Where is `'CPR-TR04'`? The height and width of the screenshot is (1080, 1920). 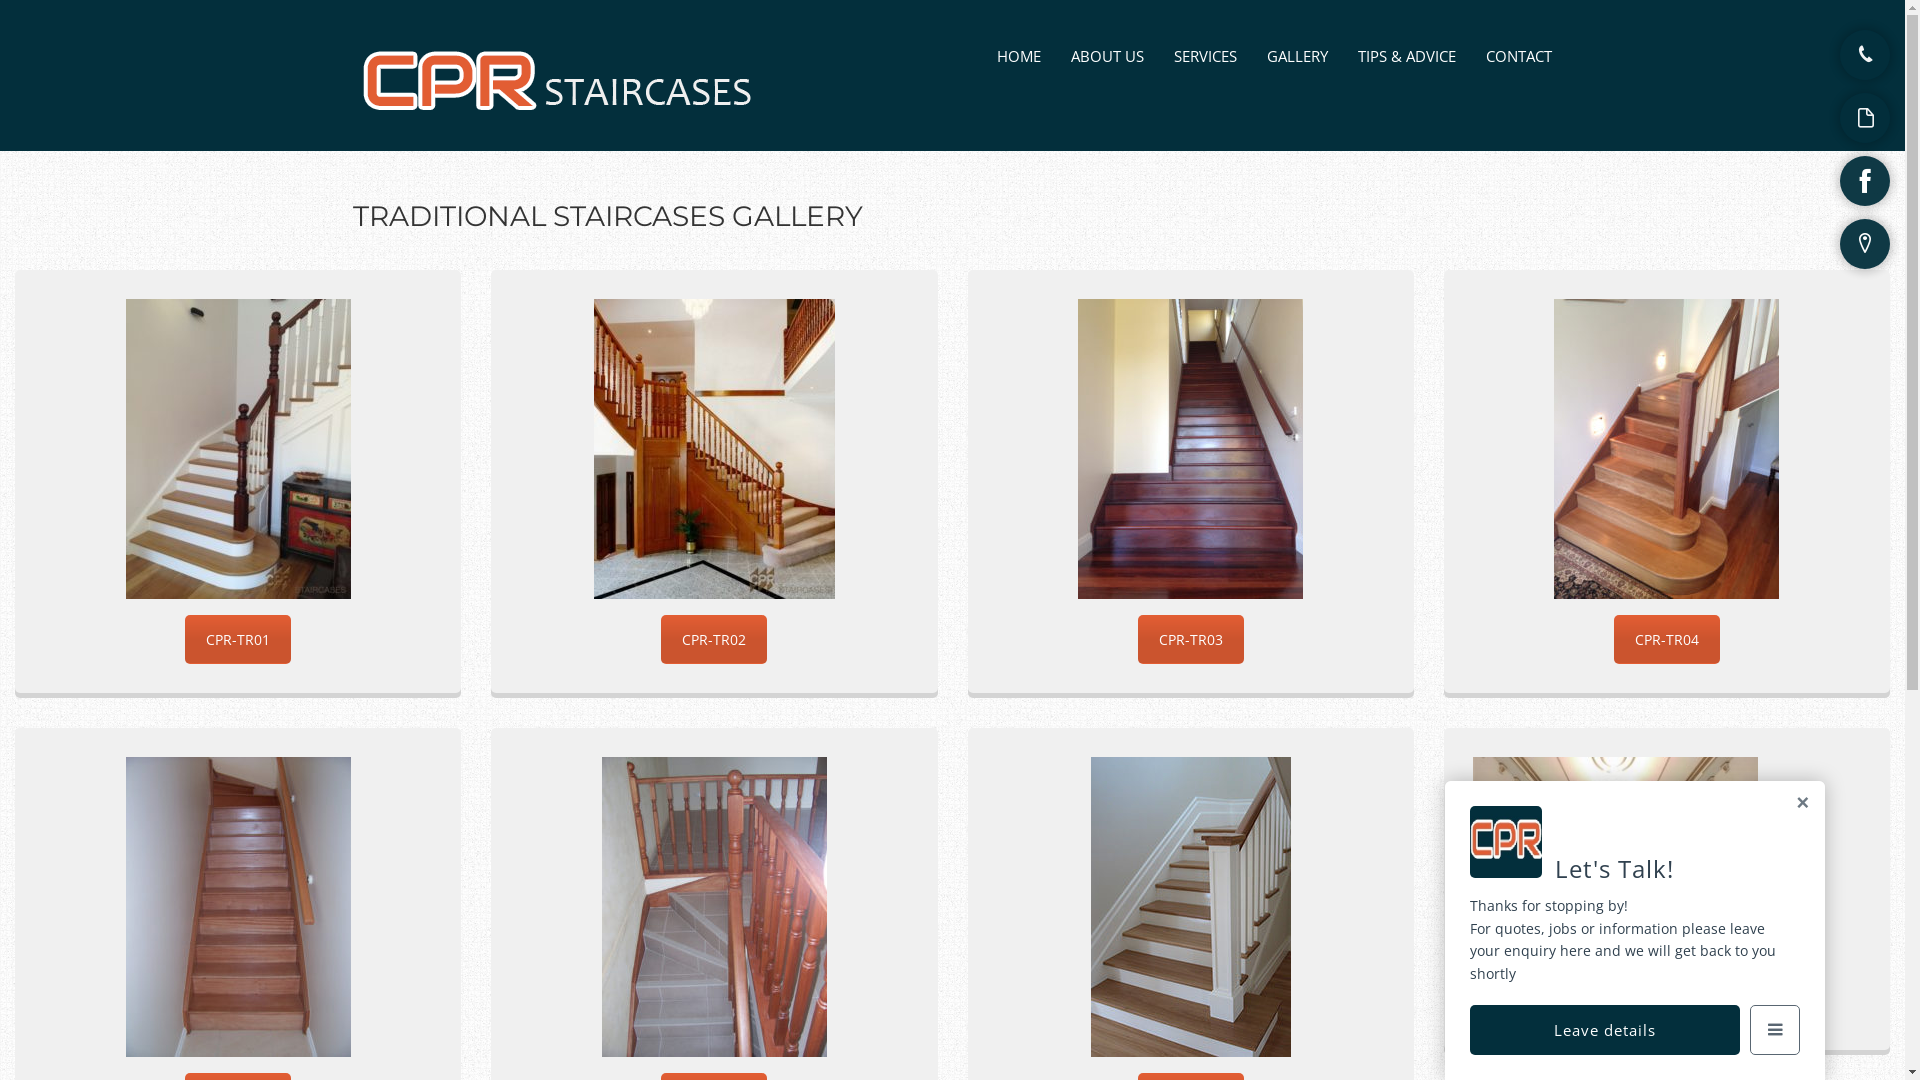 'CPR-TR04' is located at coordinates (1666, 639).